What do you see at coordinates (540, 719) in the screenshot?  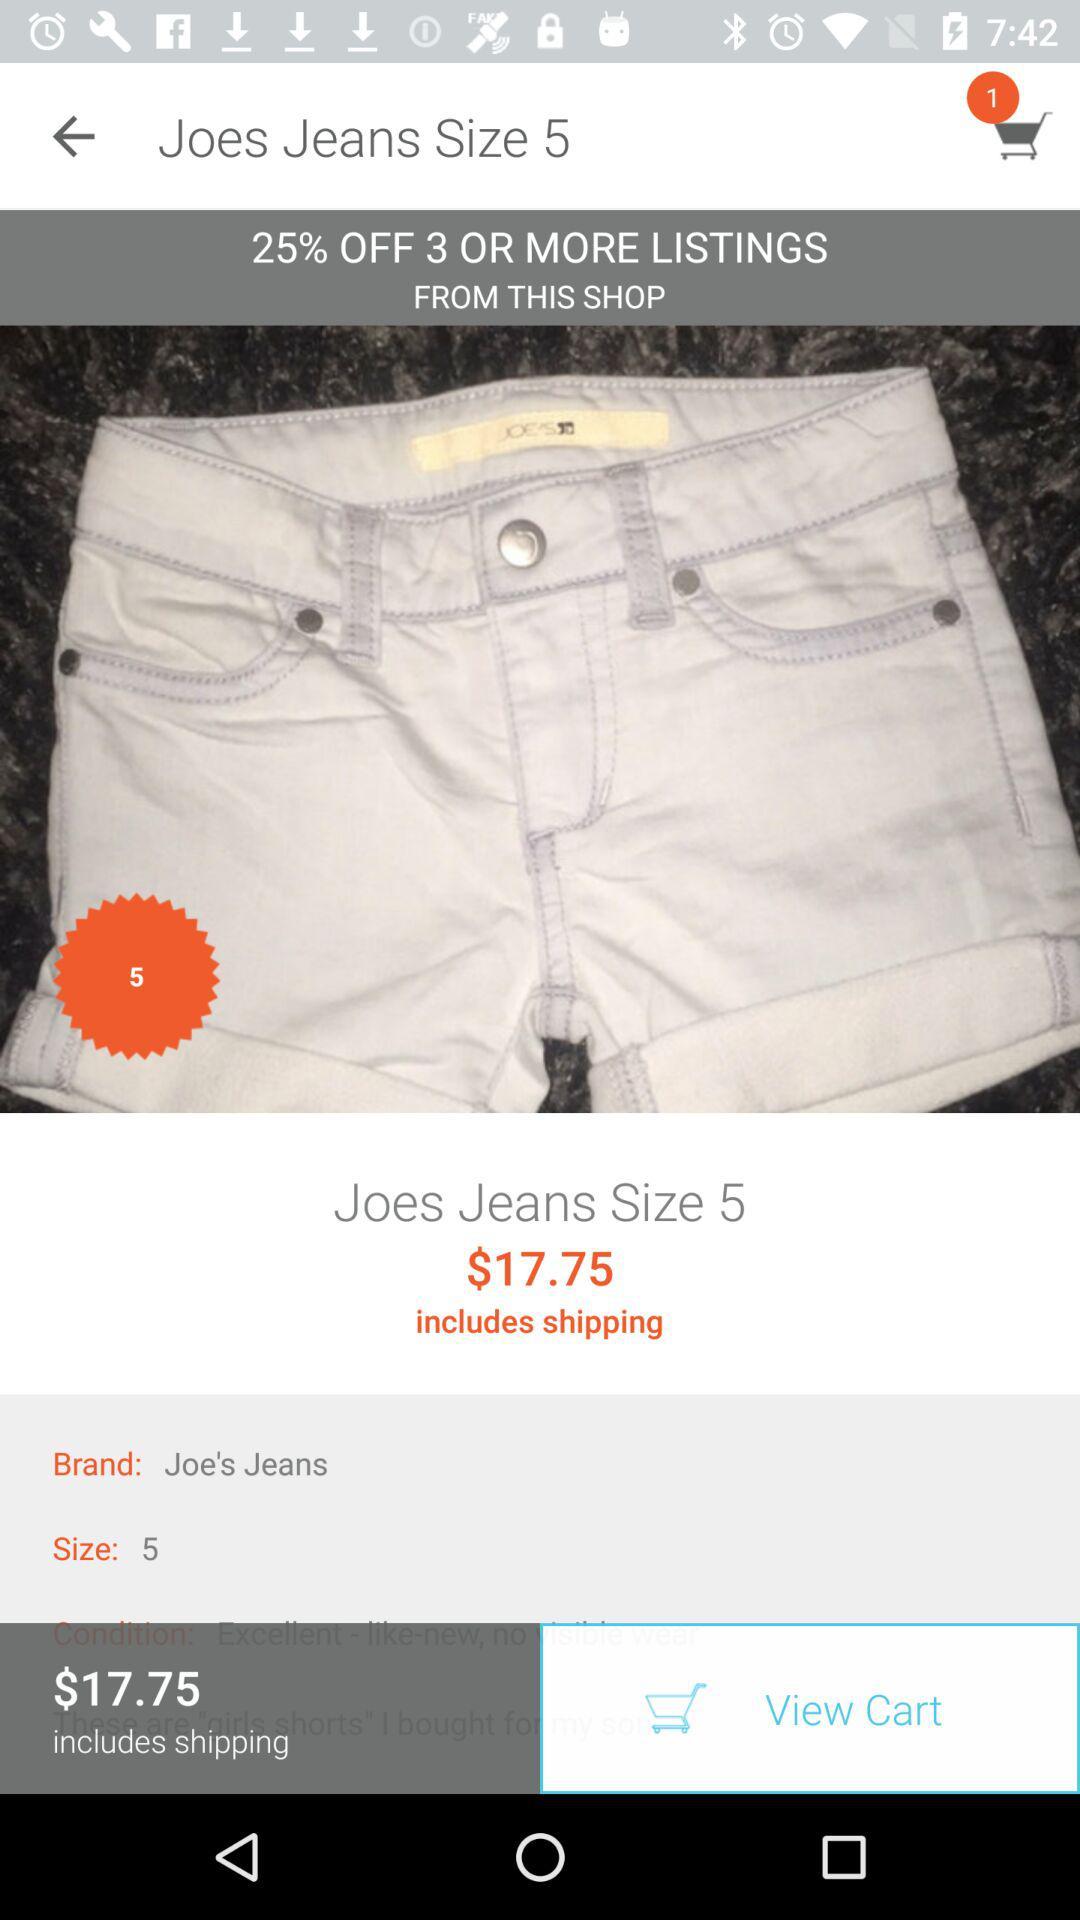 I see `enlarge image` at bounding box center [540, 719].